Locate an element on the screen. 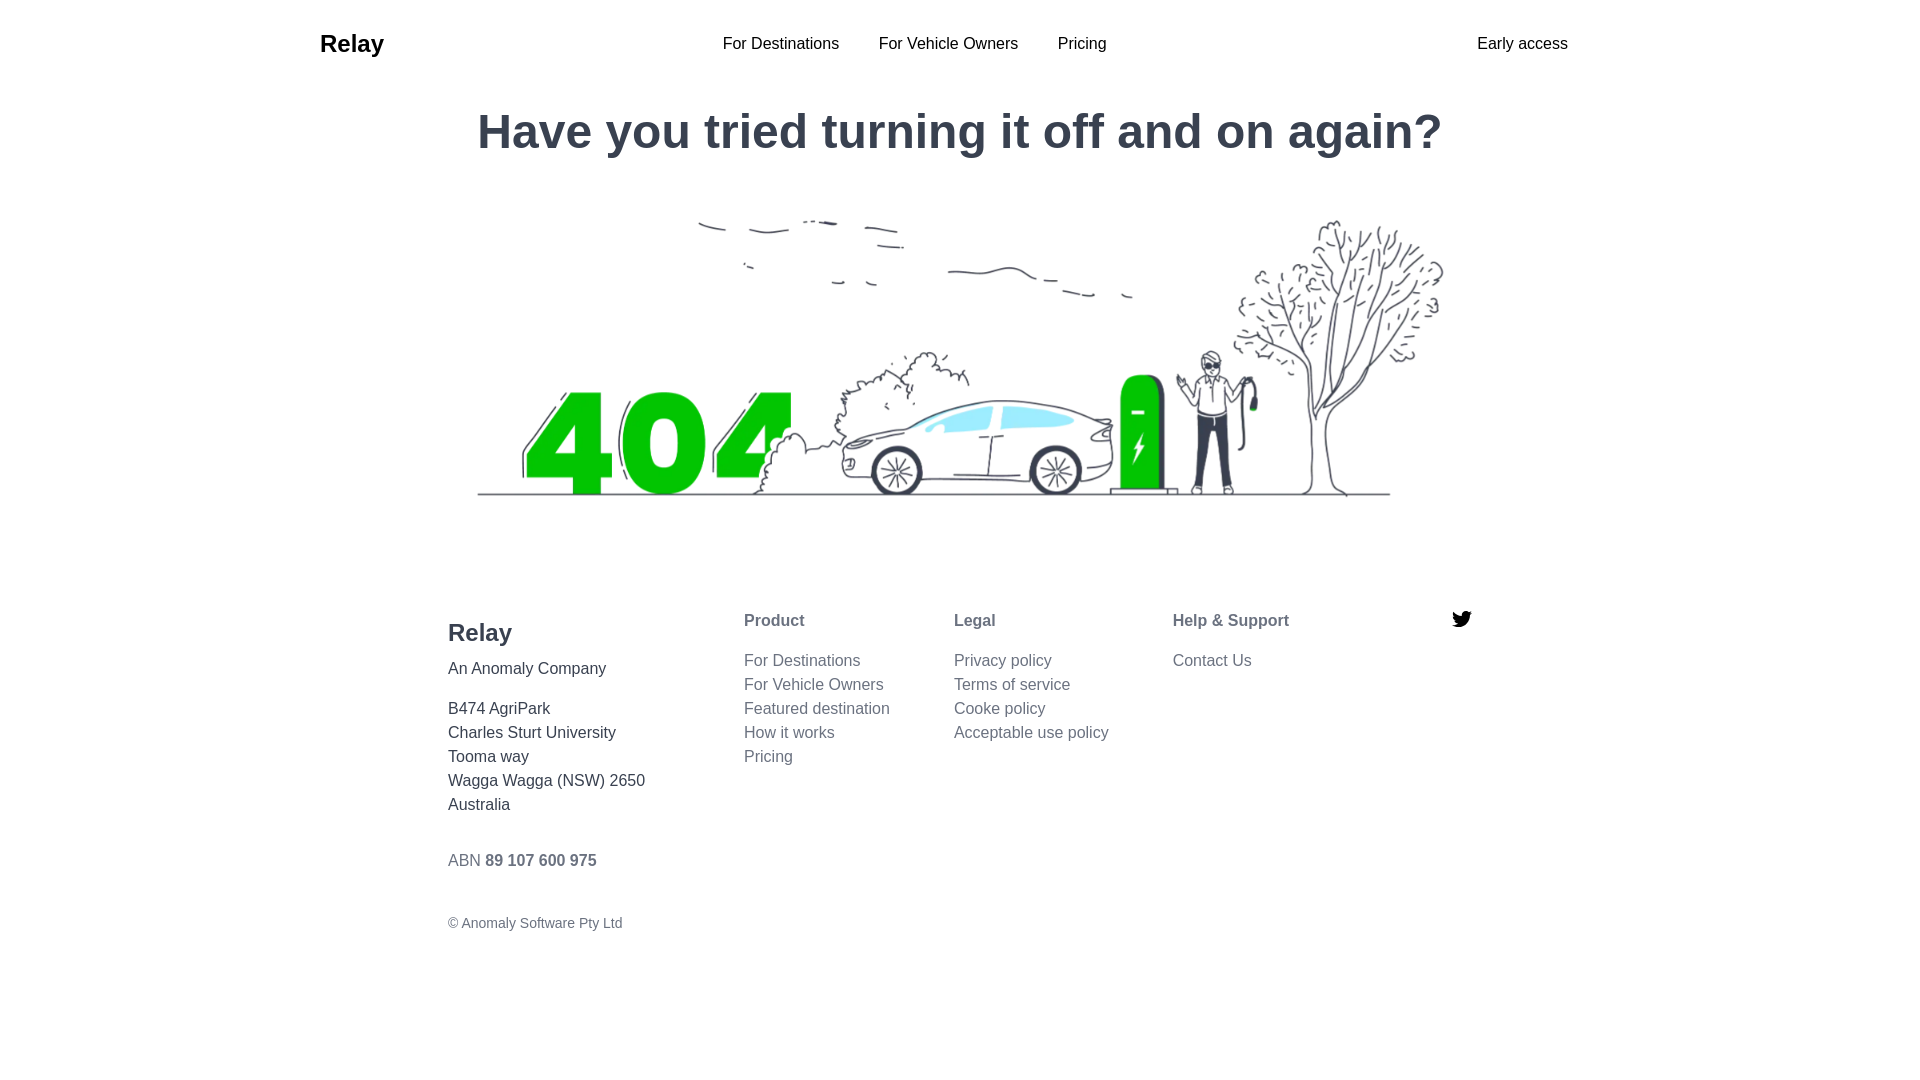 The width and height of the screenshot is (1920, 1080). 'Relay' is located at coordinates (351, 43).